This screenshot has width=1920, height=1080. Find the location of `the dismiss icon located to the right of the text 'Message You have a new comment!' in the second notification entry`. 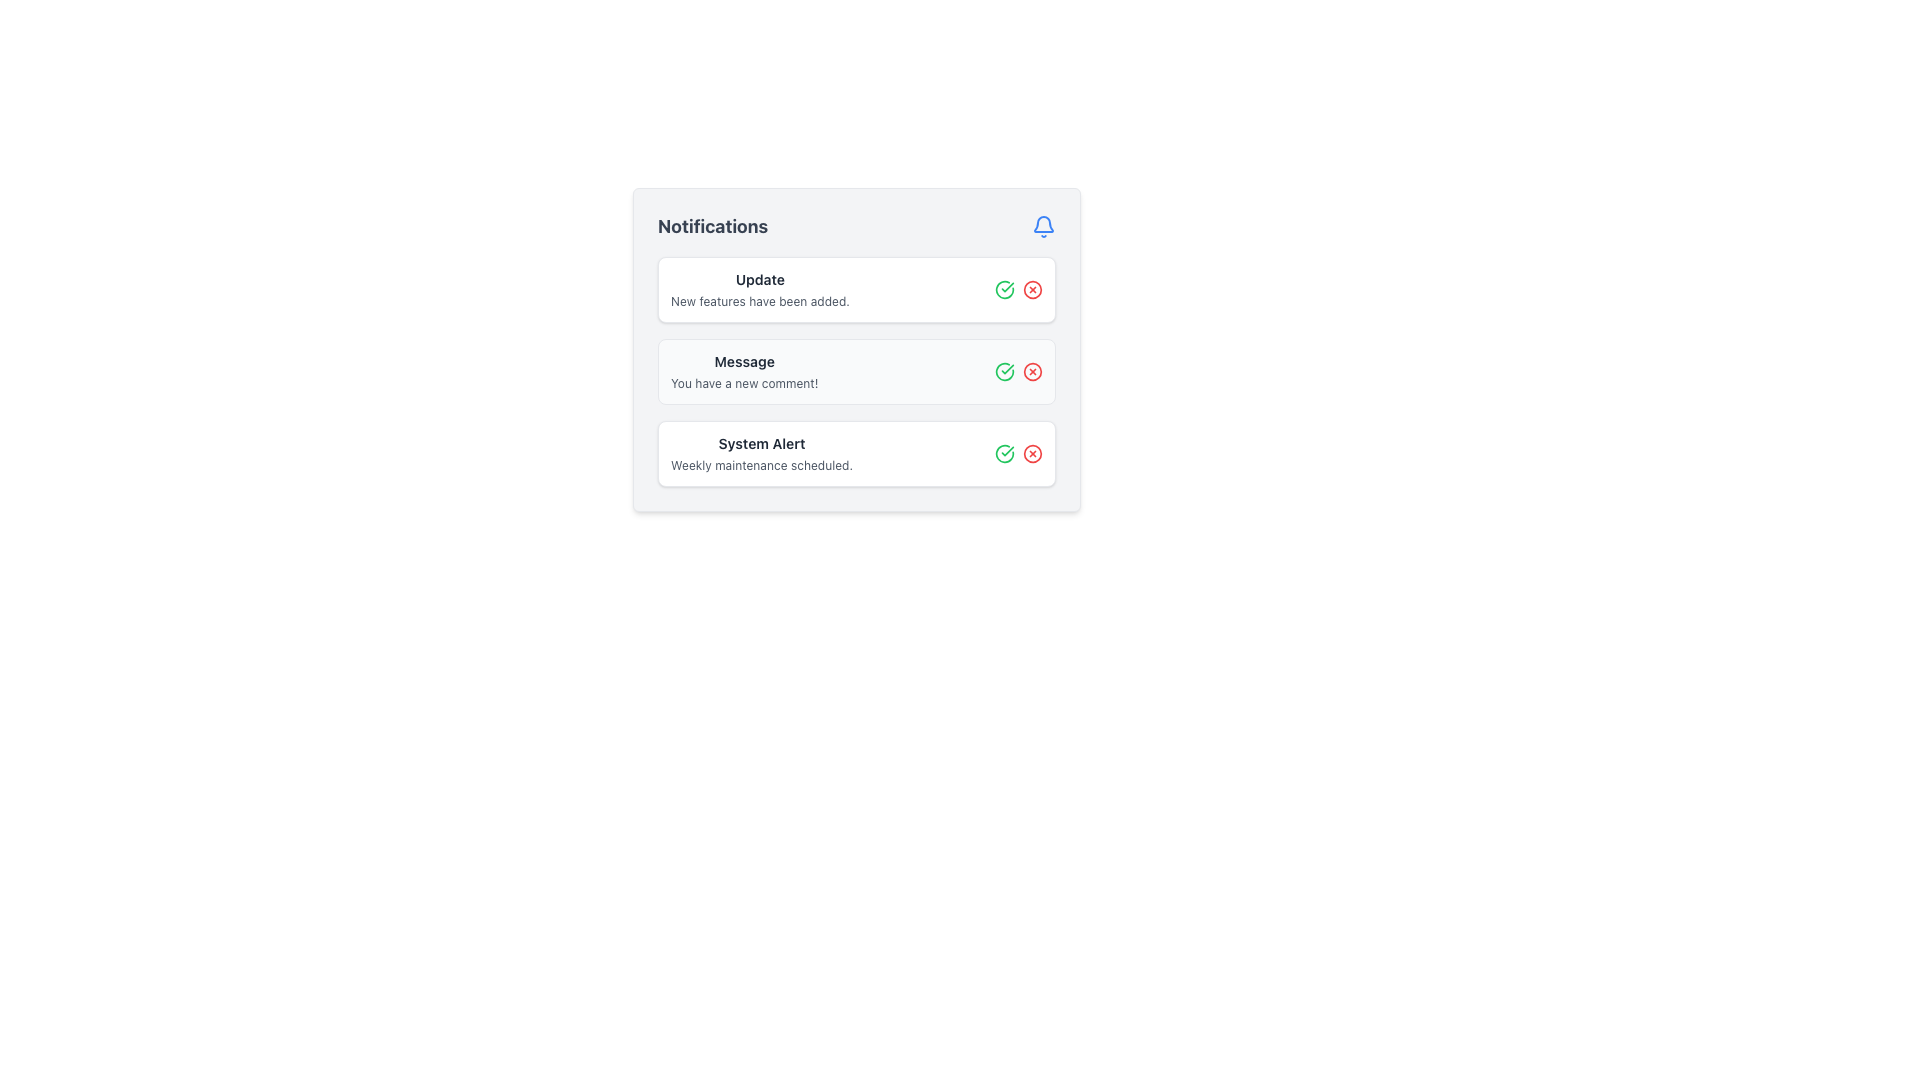

the dismiss icon located to the right of the text 'Message You have a new comment!' in the second notification entry is located at coordinates (1032, 371).